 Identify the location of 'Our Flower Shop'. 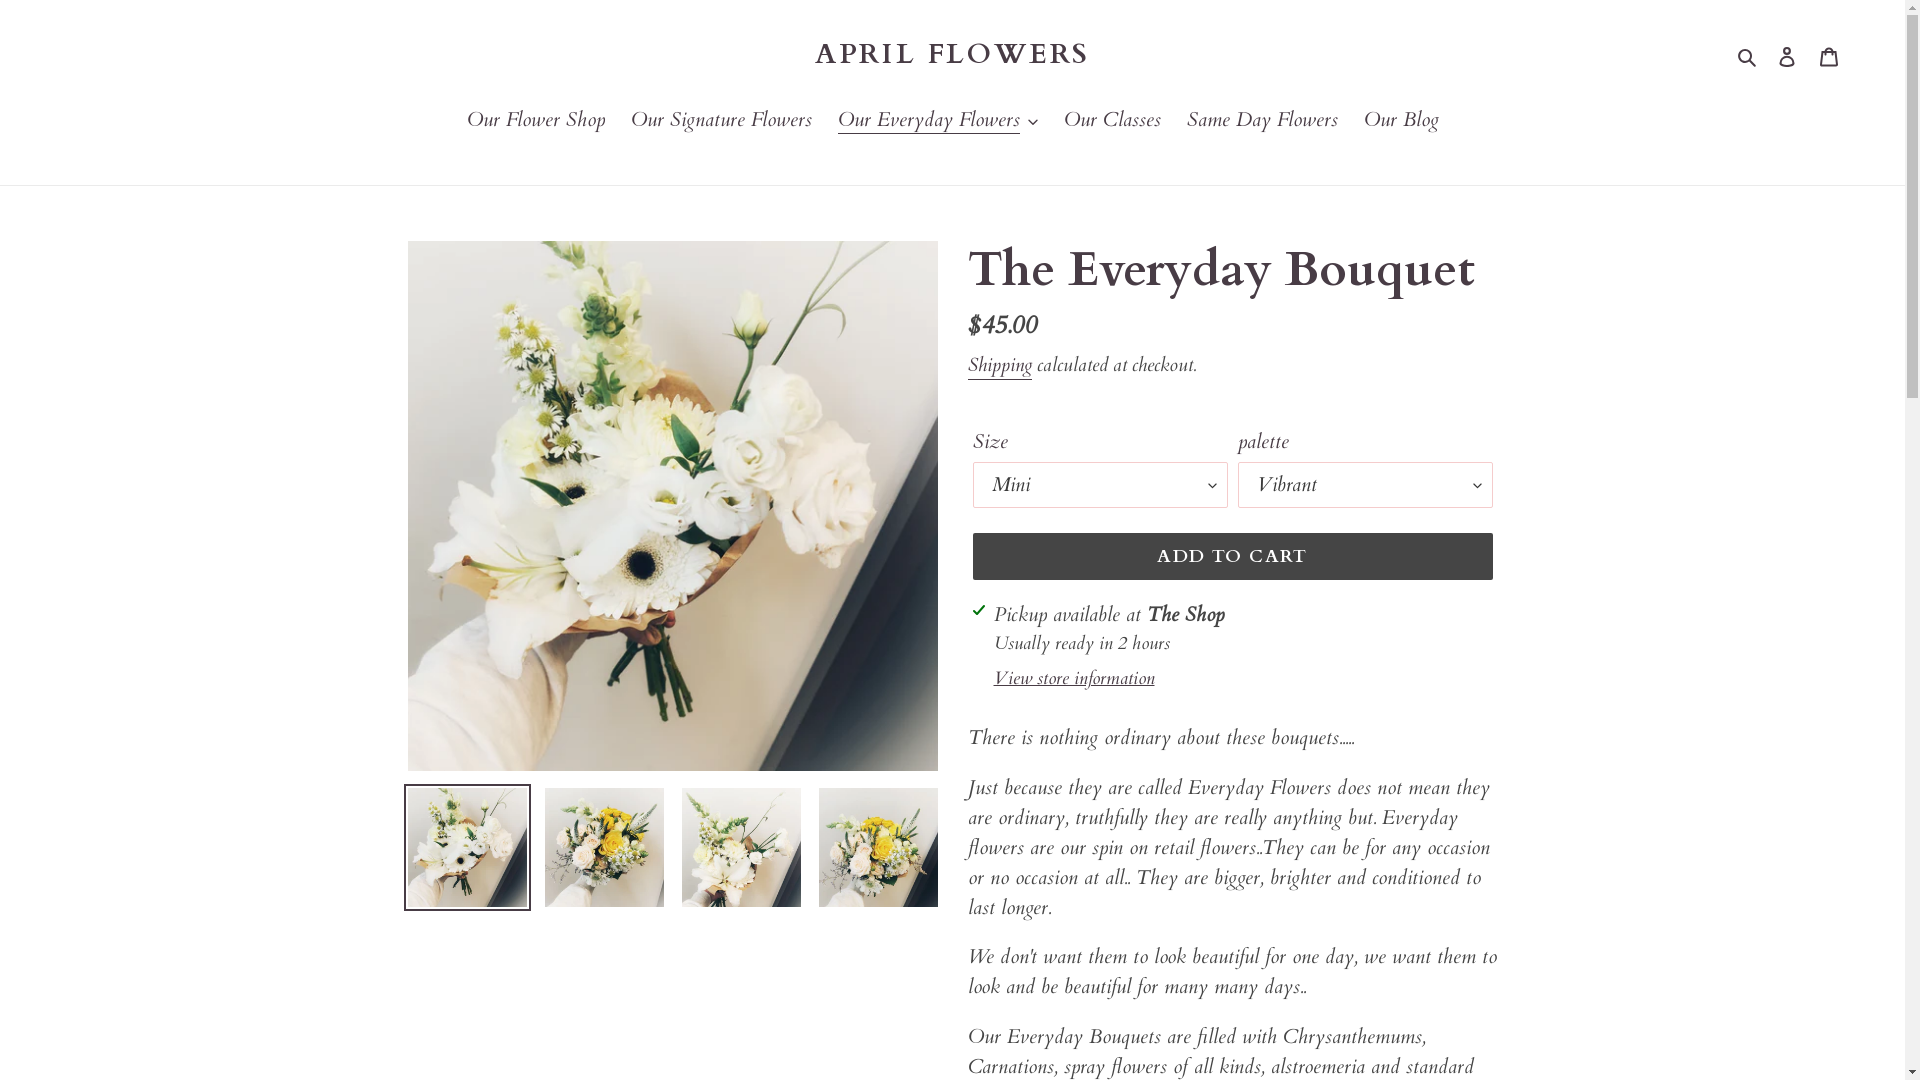
(455, 121).